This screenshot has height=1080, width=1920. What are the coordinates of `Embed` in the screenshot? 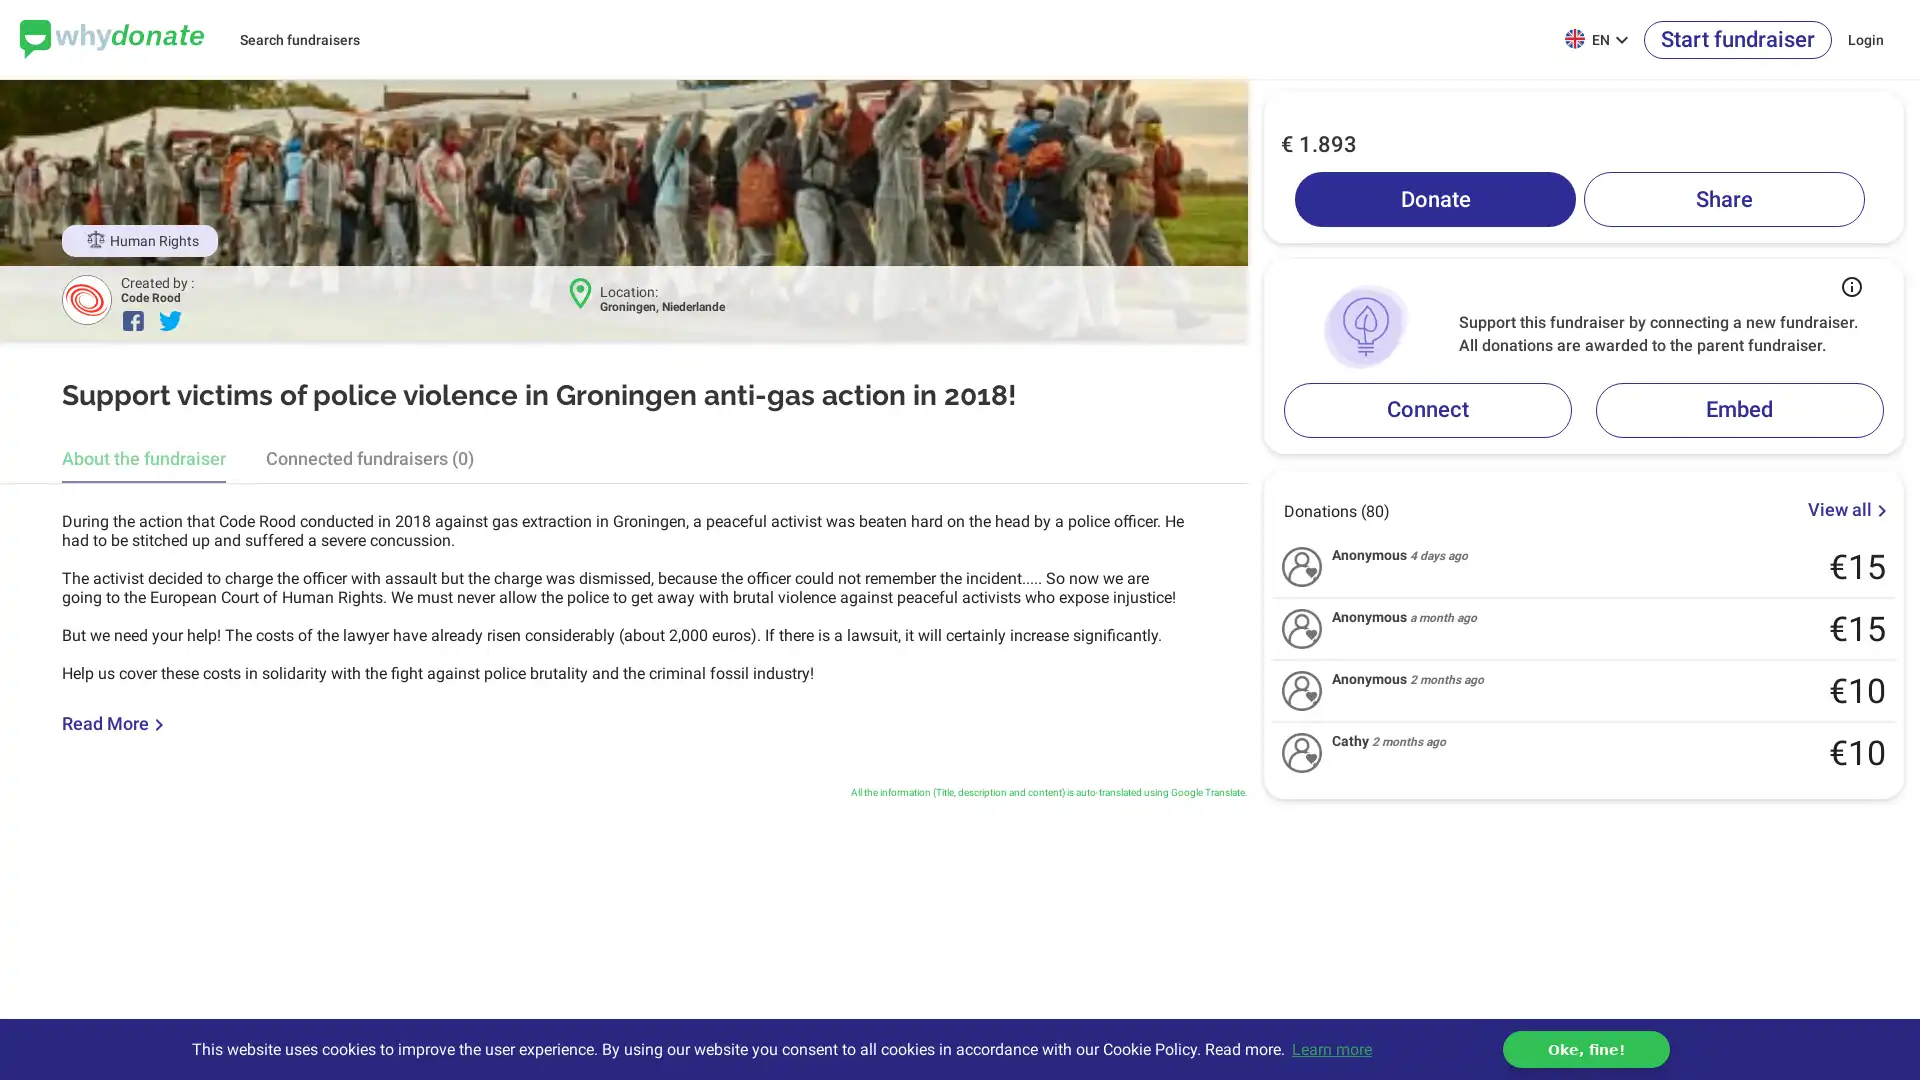 It's located at (1737, 408).